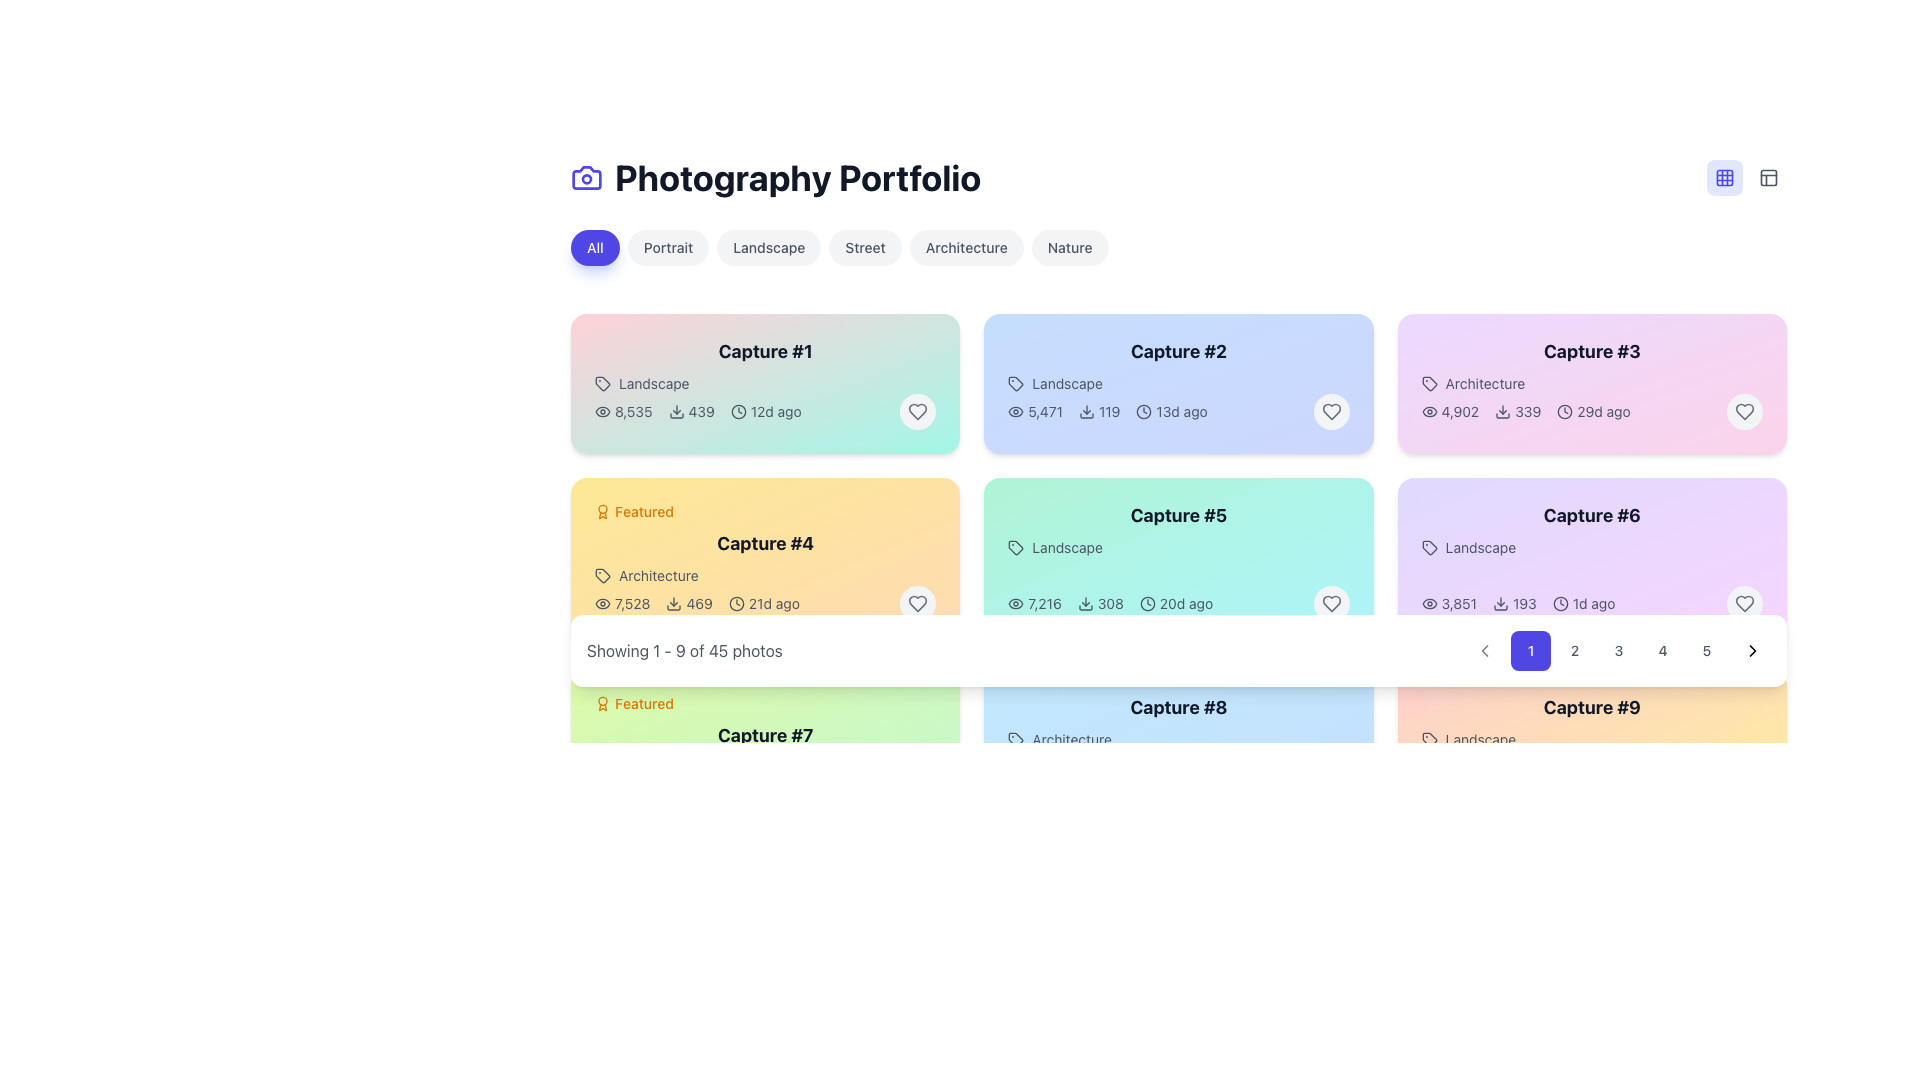  What do you see at coordinates (1746, 176) in the screenshot?
I see `the toggle group containing buttons for layout view selection, positioned near the top-right corner of the interface` at bounding box center [1746, 176].